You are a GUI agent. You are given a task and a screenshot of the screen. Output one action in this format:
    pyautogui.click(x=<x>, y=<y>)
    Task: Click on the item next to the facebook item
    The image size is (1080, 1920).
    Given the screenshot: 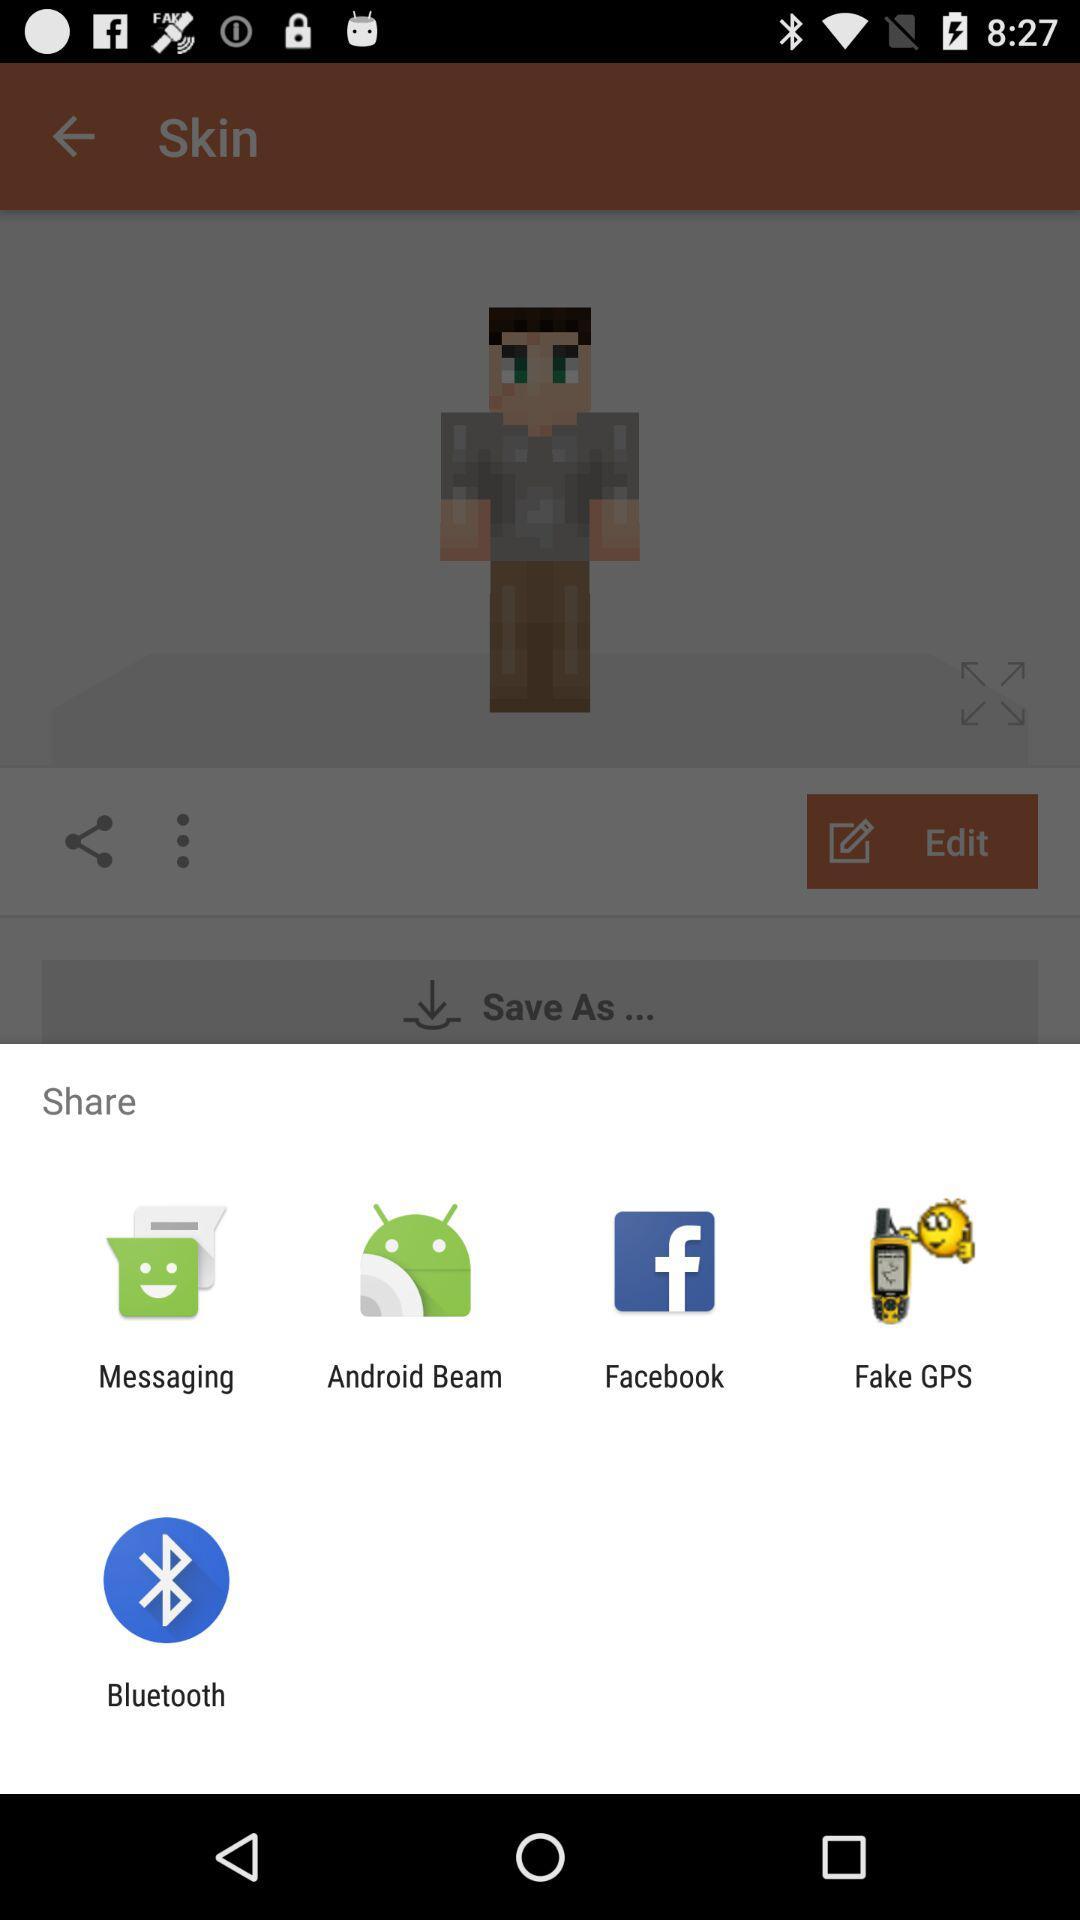 What is the action you would take?
    pyautogui.click(x=414, y=1392)
    